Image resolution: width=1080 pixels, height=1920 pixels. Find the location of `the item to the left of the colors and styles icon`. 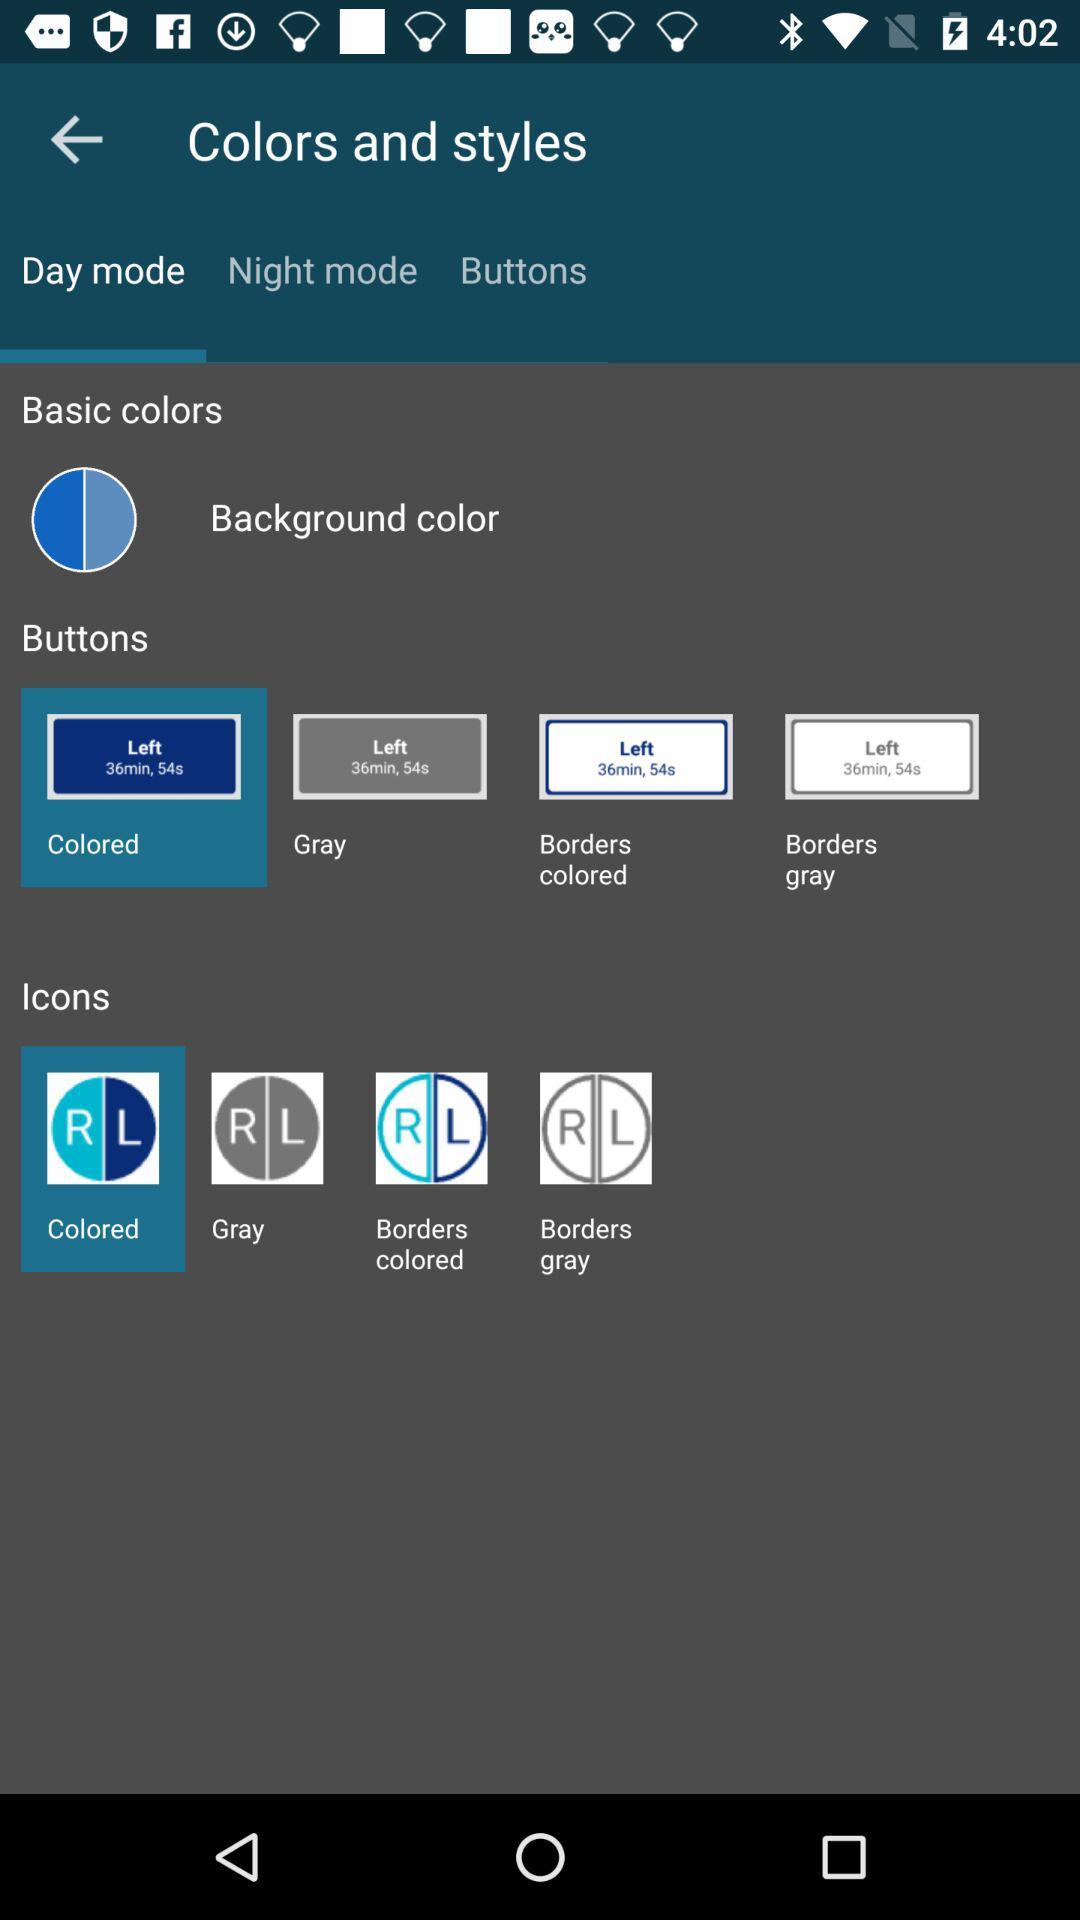

the item to the left of the colors and styles icon is located at coordinates (75, 138).